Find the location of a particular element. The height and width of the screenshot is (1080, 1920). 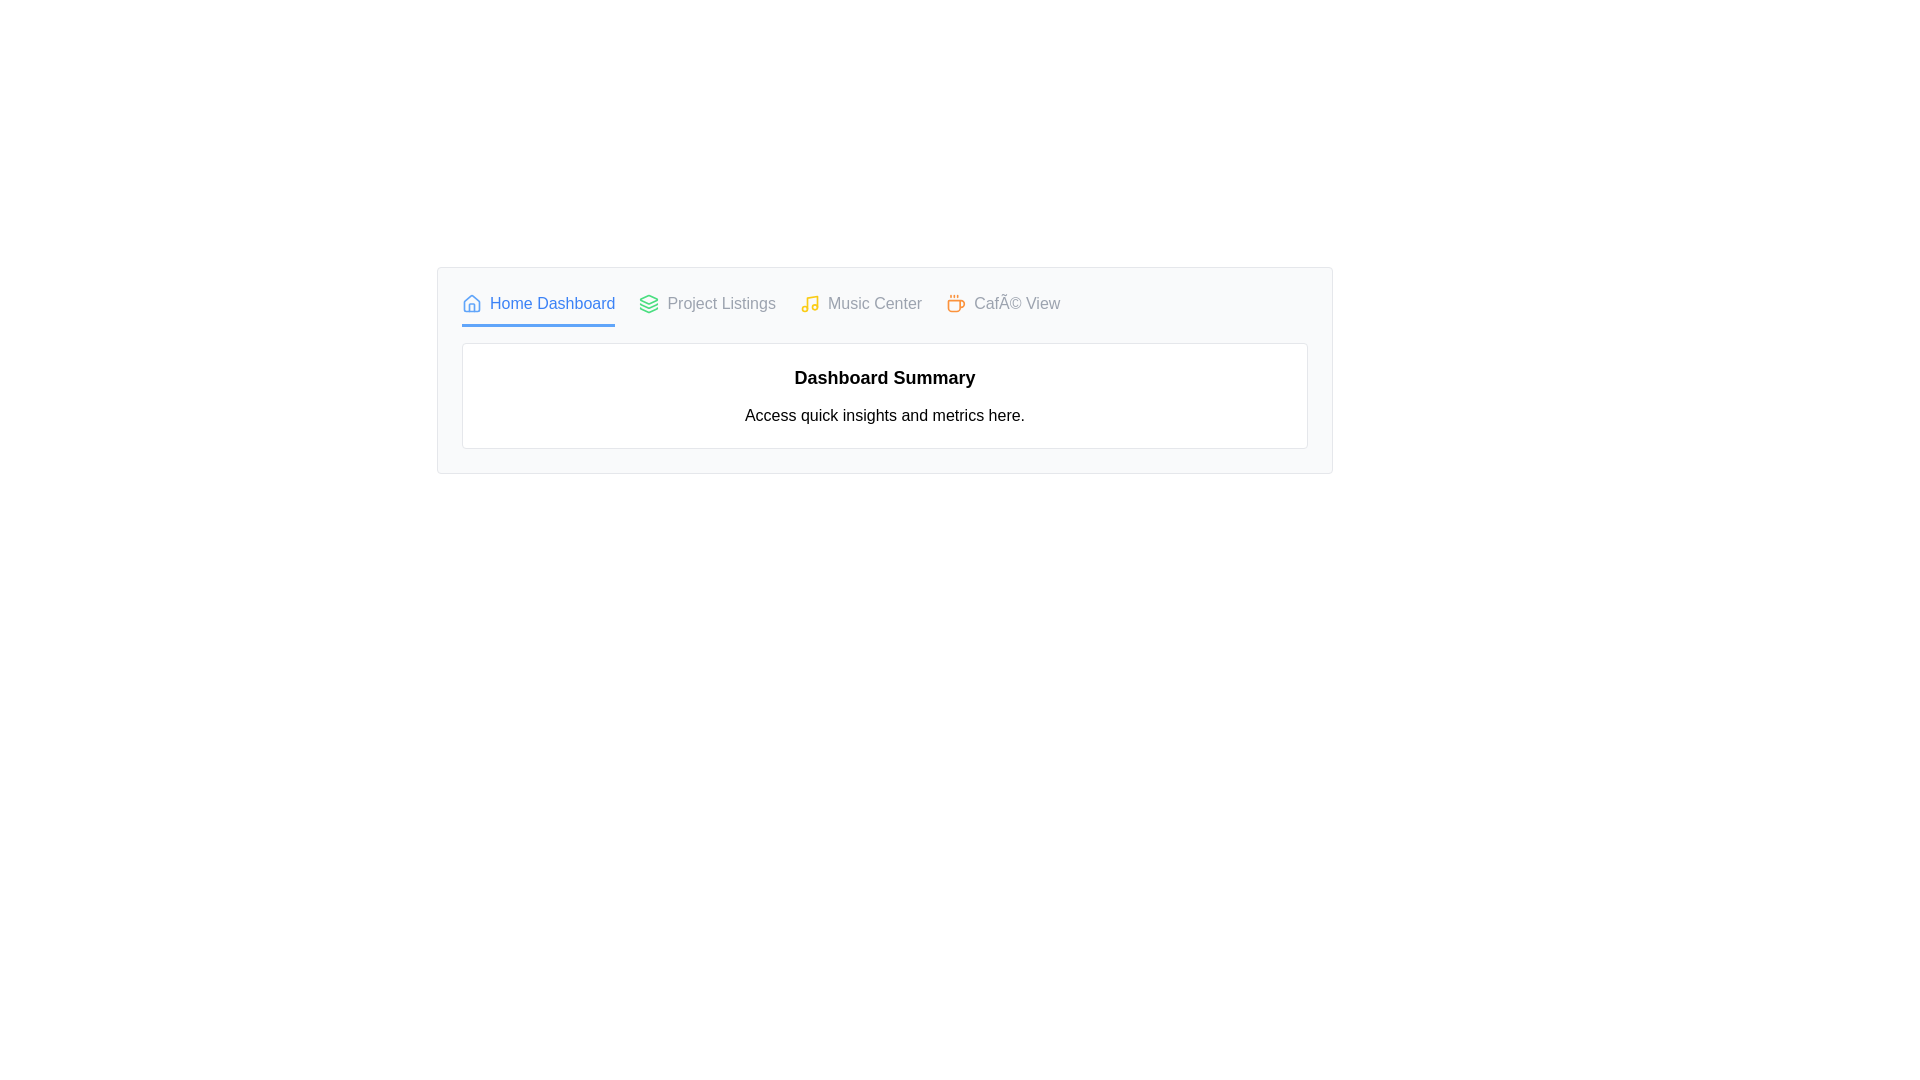

the 'Music Center' clickable navigation tab, which features a yellow music note icon and changes text color to blue upon interaction is located at coordinates (861, 309).